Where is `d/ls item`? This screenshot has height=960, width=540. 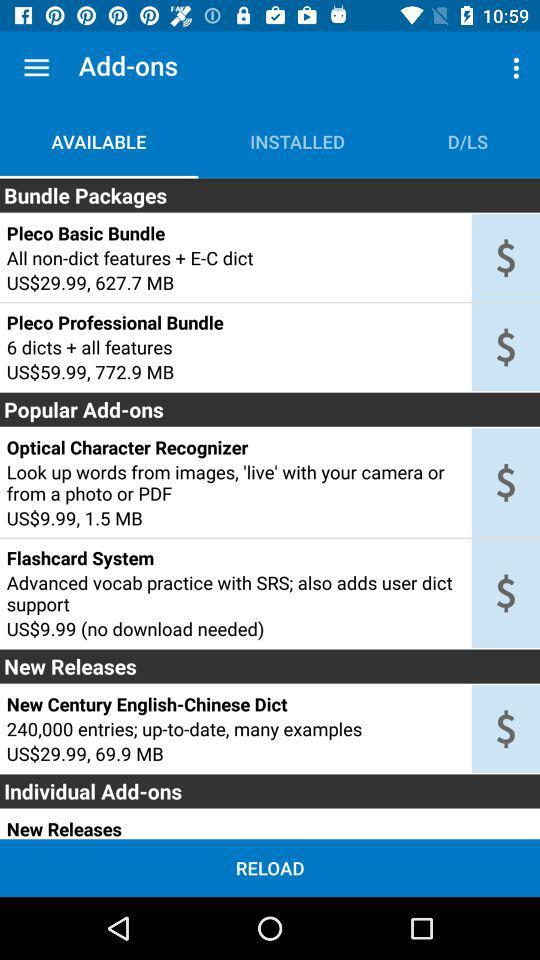 d/ls item is located at coordinates (468, 140).